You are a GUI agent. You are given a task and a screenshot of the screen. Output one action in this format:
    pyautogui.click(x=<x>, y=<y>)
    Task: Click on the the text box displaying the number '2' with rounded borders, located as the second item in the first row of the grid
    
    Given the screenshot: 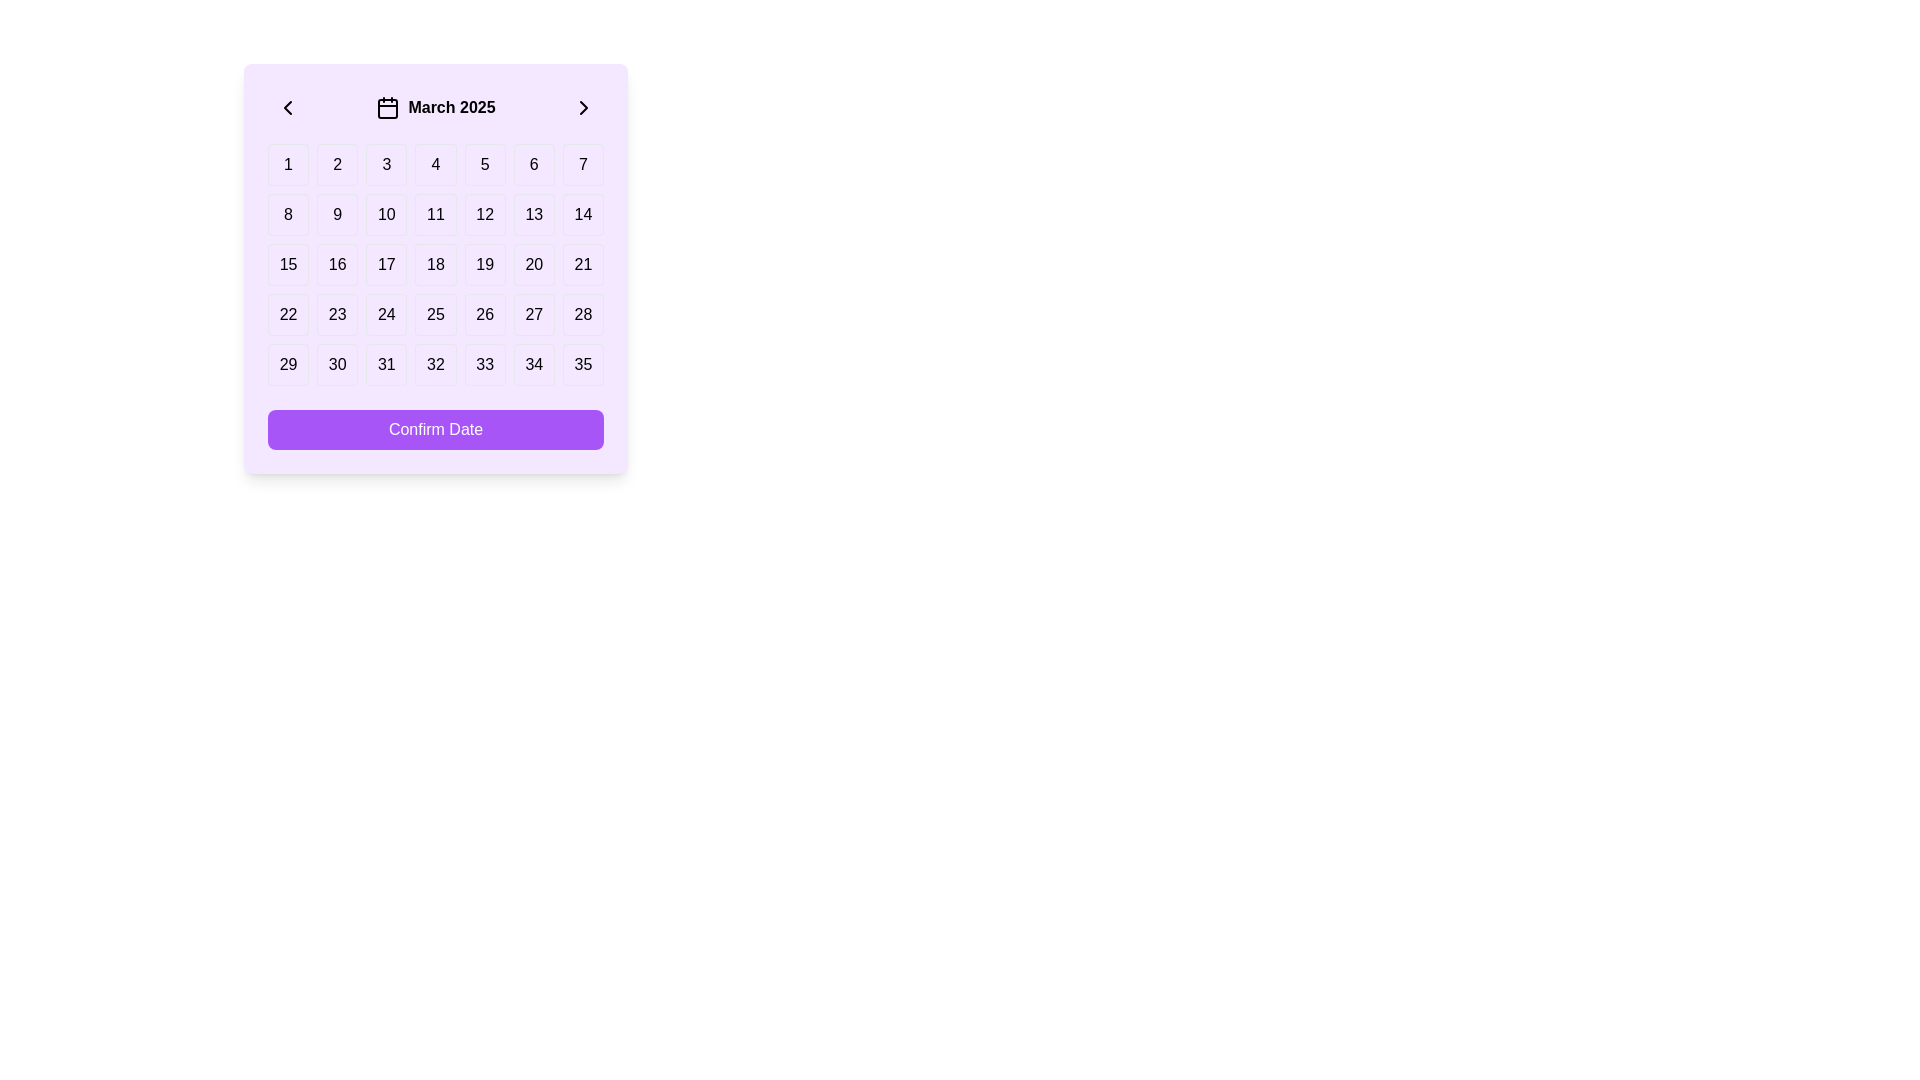 What is the action you would take?
    pyautogui.click(x=337, y=164)
    